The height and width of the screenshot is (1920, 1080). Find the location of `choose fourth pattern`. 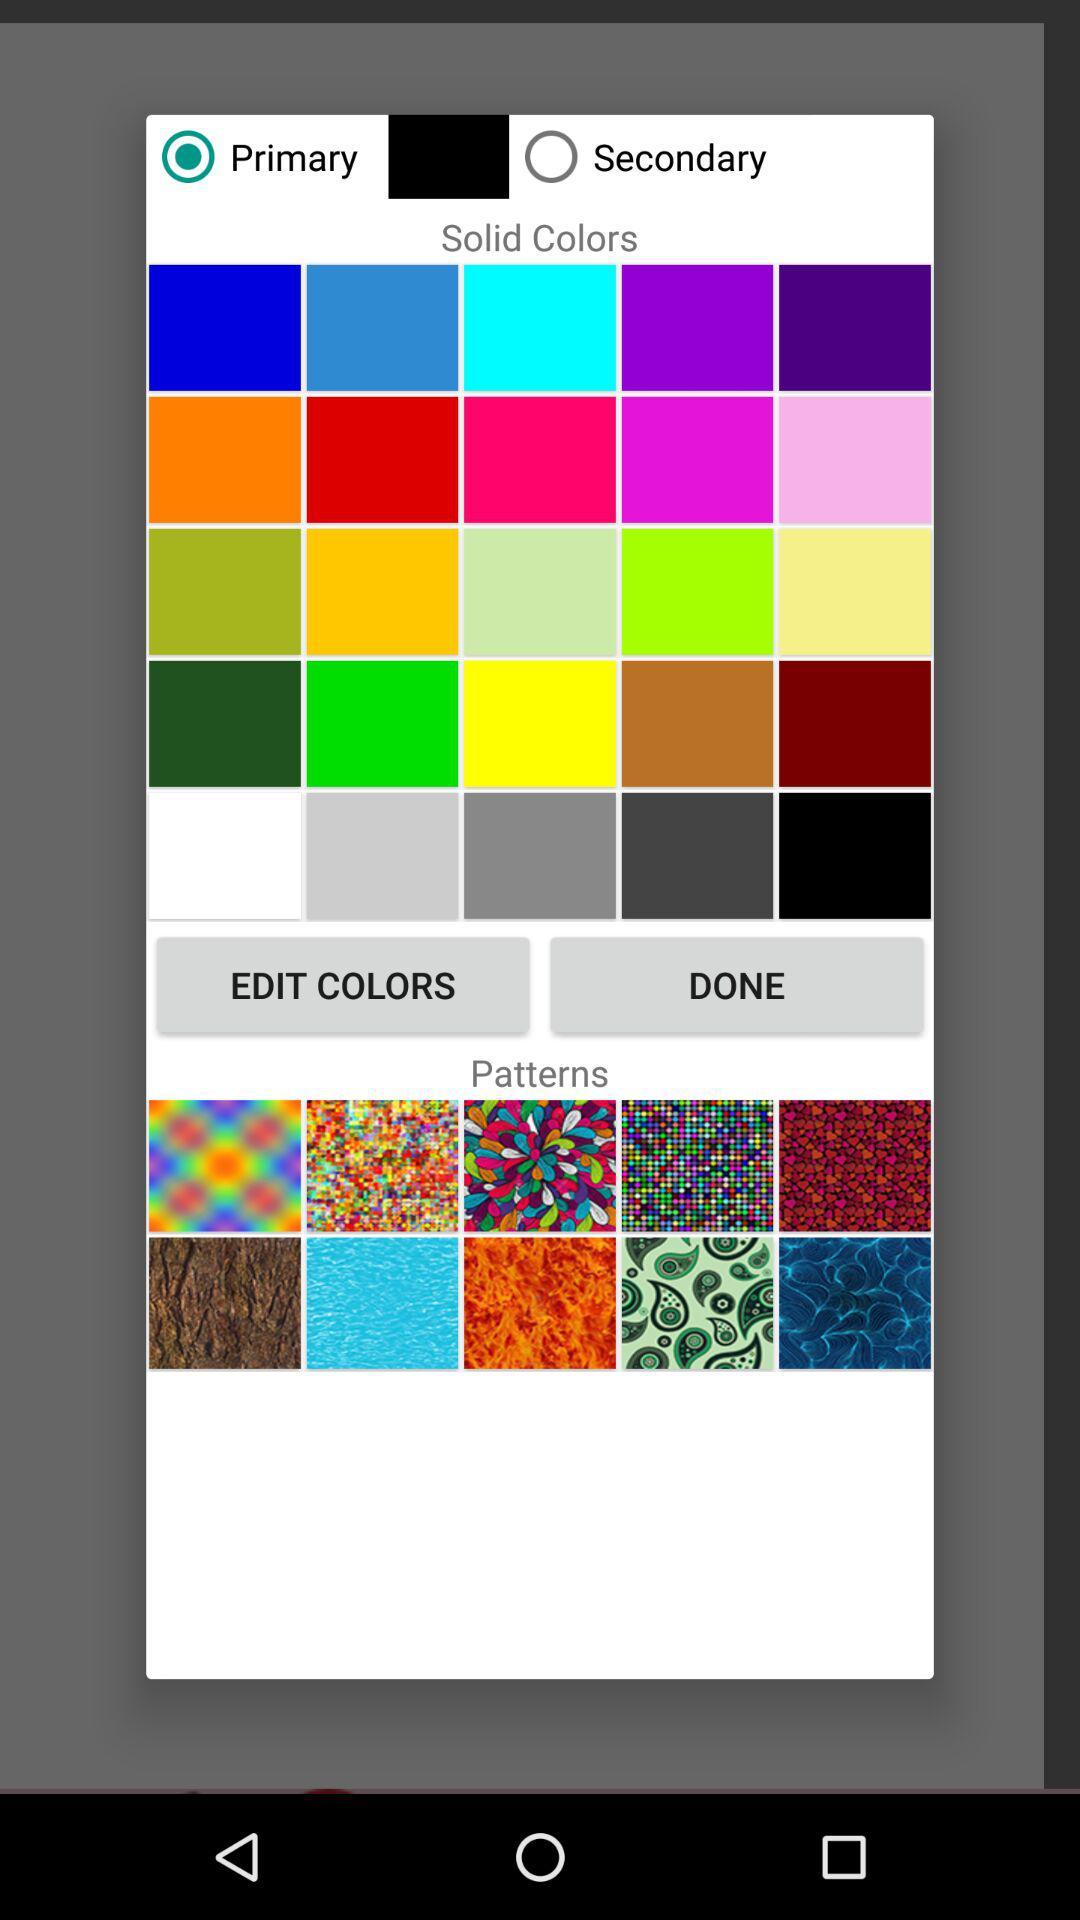

choose fourth pattern is located at coordinates (696, 1165).